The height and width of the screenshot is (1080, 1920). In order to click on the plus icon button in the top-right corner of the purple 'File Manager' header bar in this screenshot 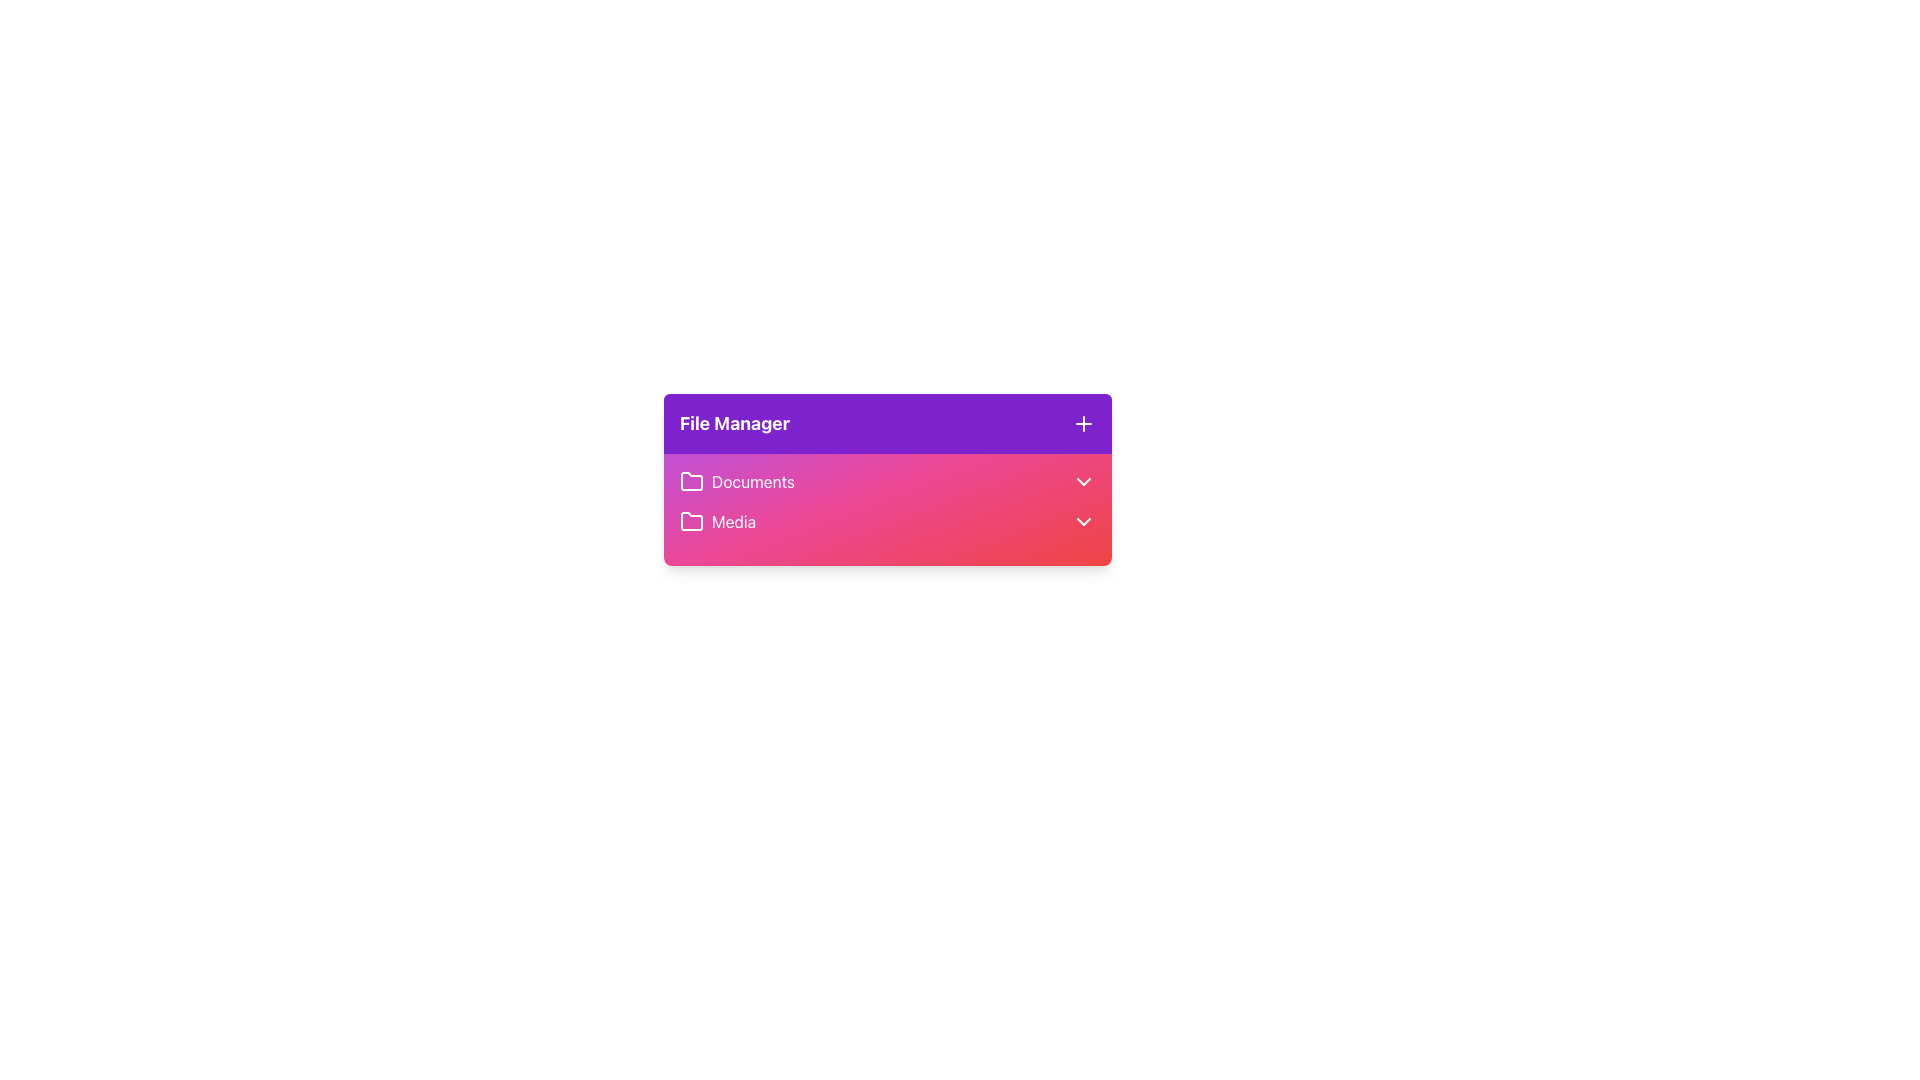, I will do `click(1083, 423)`.